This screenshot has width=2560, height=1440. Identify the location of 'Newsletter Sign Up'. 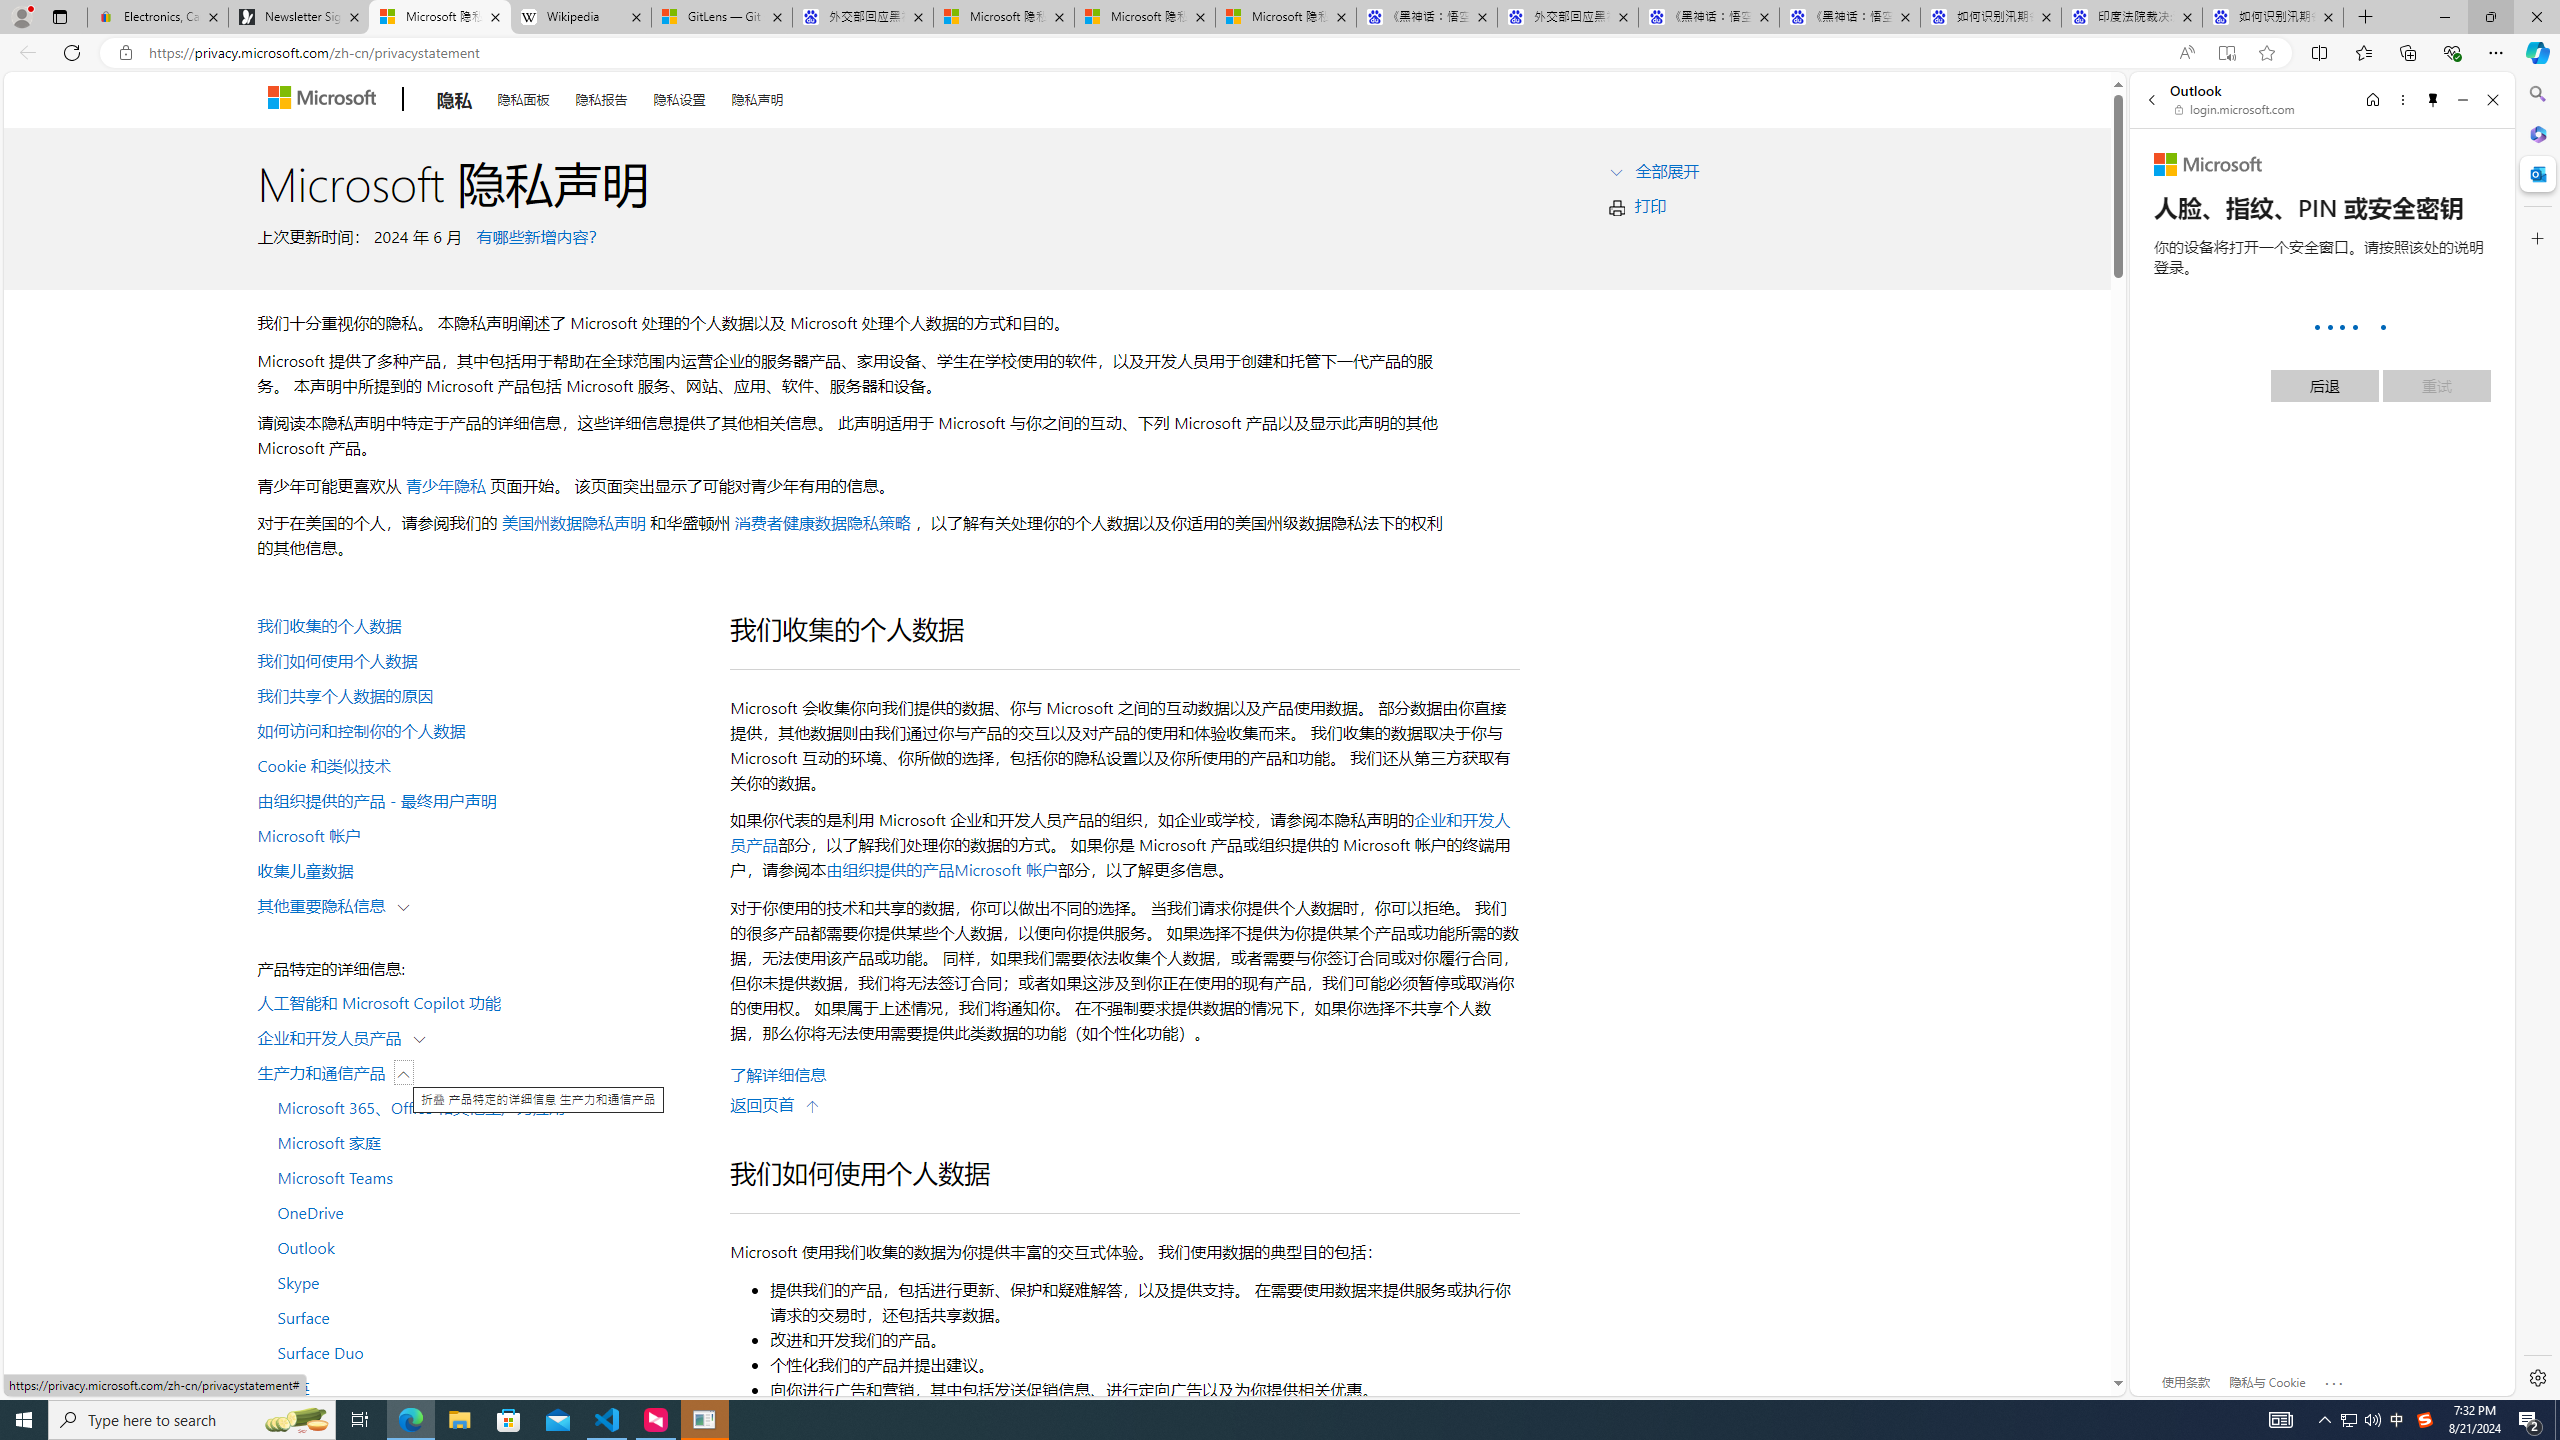
(298, 16).